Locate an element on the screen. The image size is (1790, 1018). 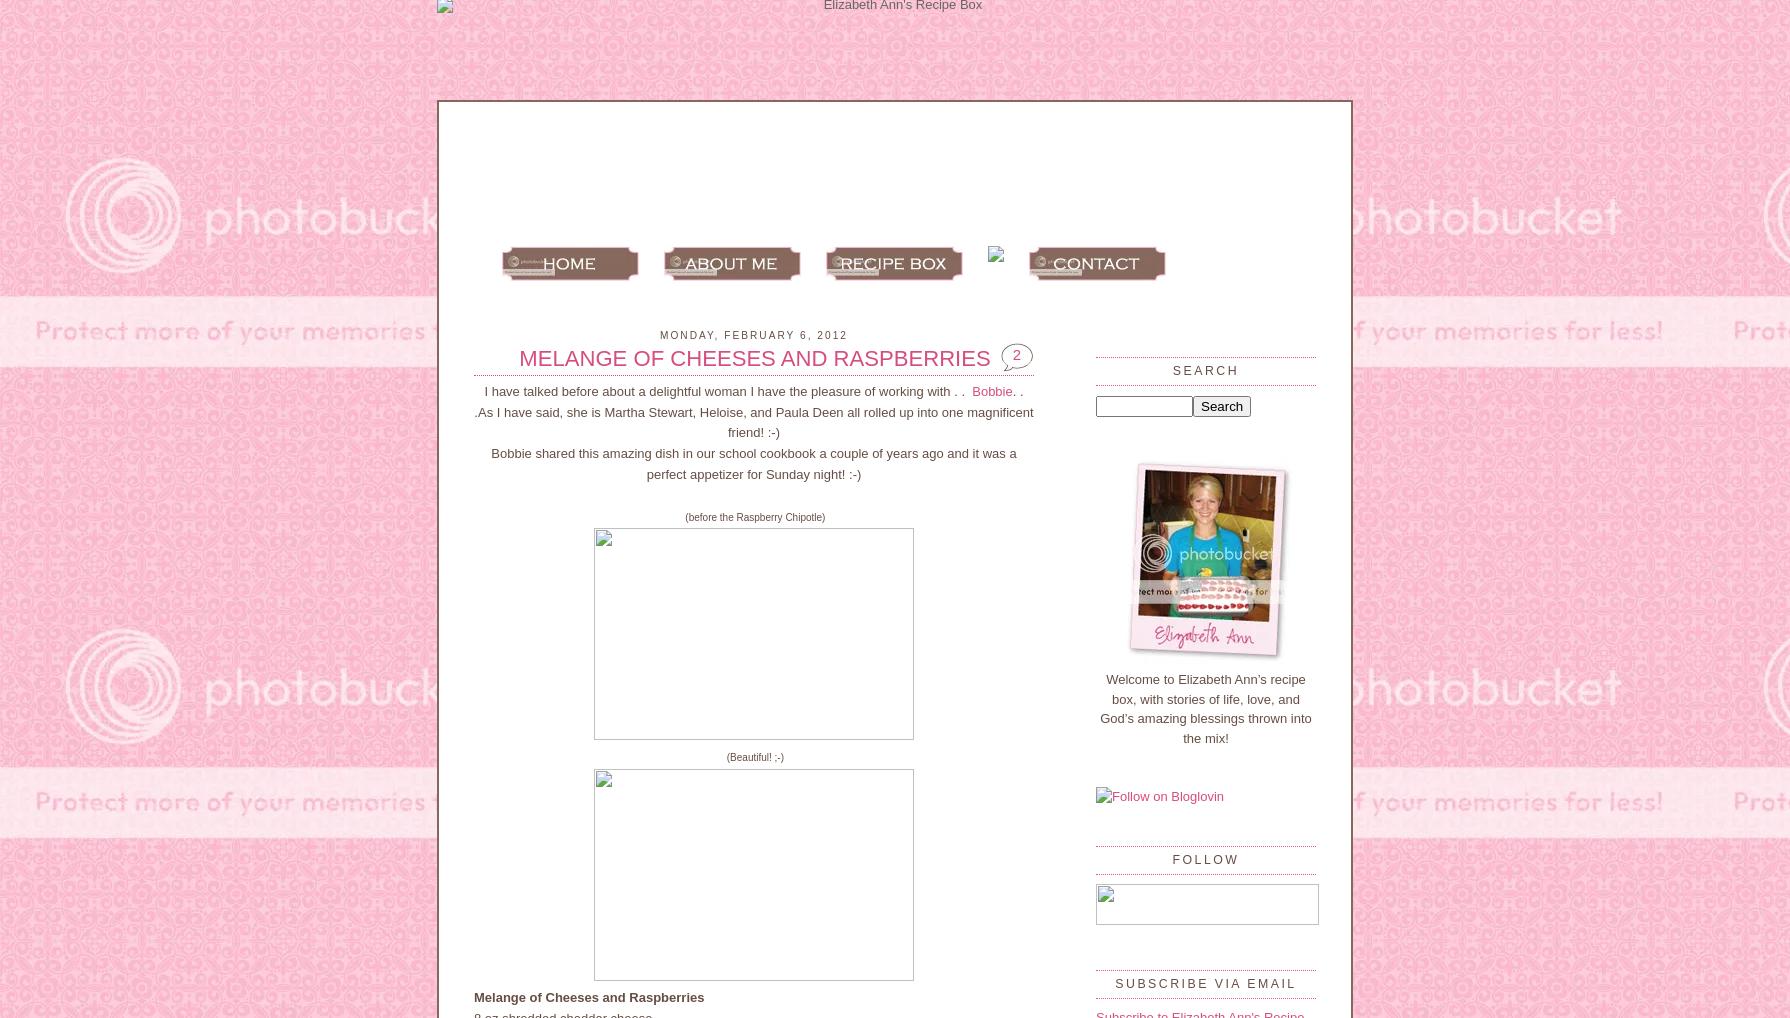
'Monday, February 6, 2012' is located at coordinates (752, 334).